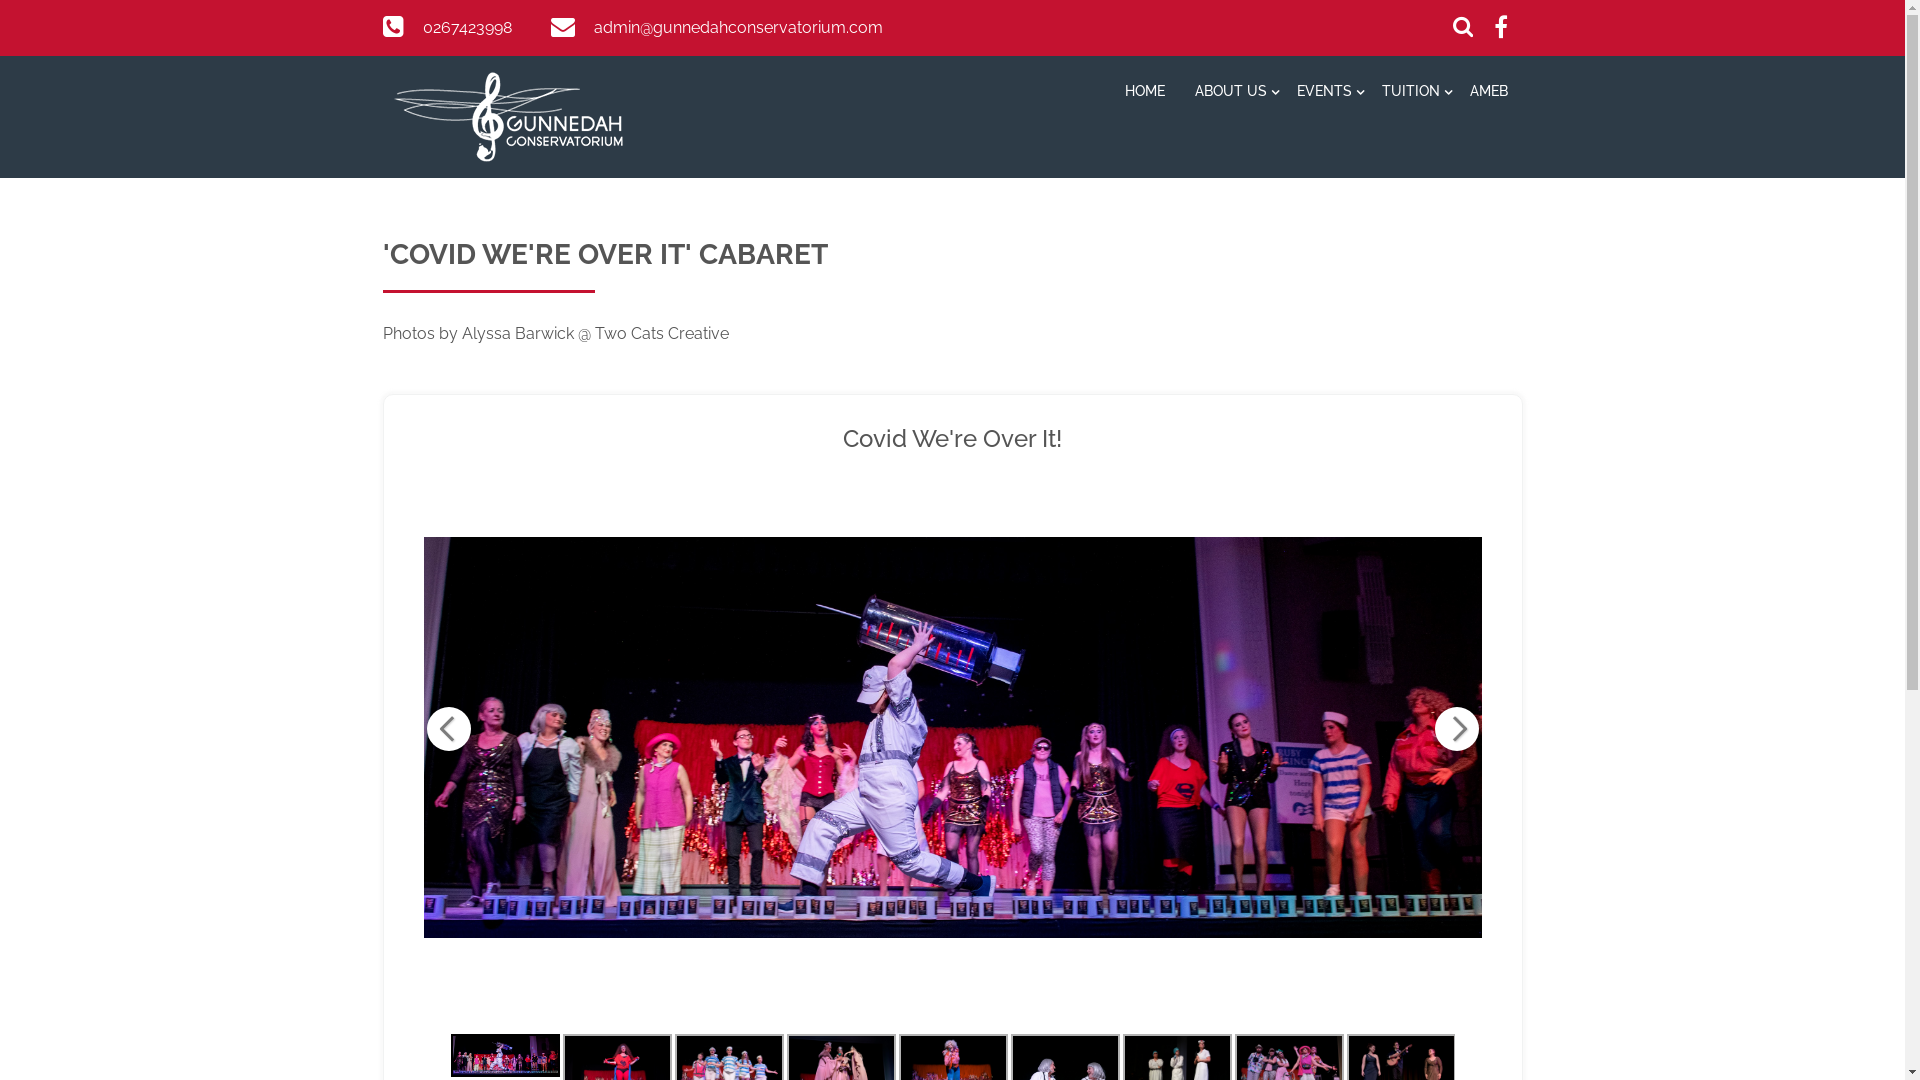  Describe the element at coordinates (1324, 93) in the screenshot. I see `'EVENTS'` at that location.